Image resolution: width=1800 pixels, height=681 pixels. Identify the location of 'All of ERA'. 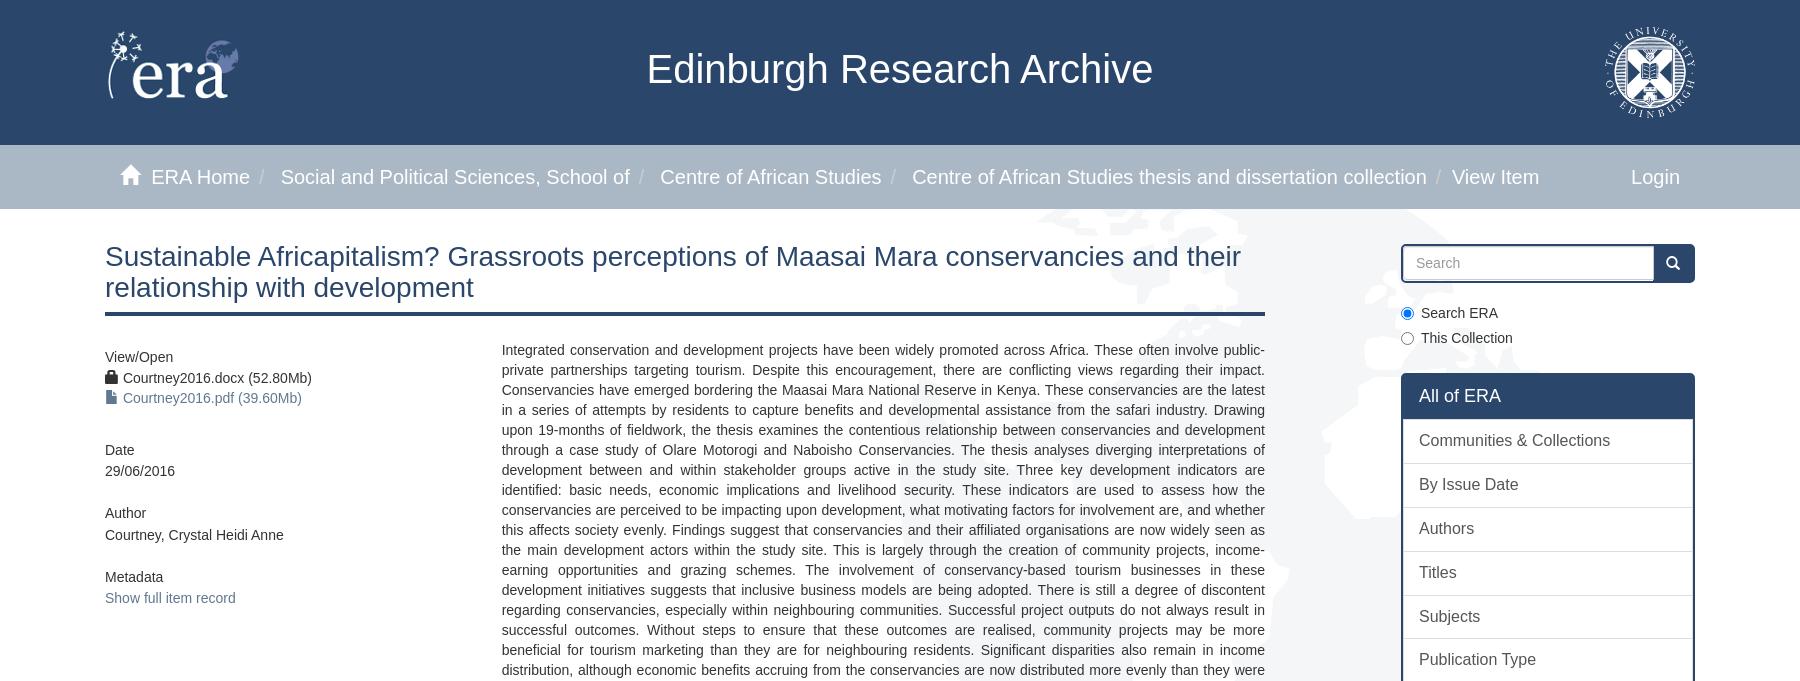
(1458, 395).